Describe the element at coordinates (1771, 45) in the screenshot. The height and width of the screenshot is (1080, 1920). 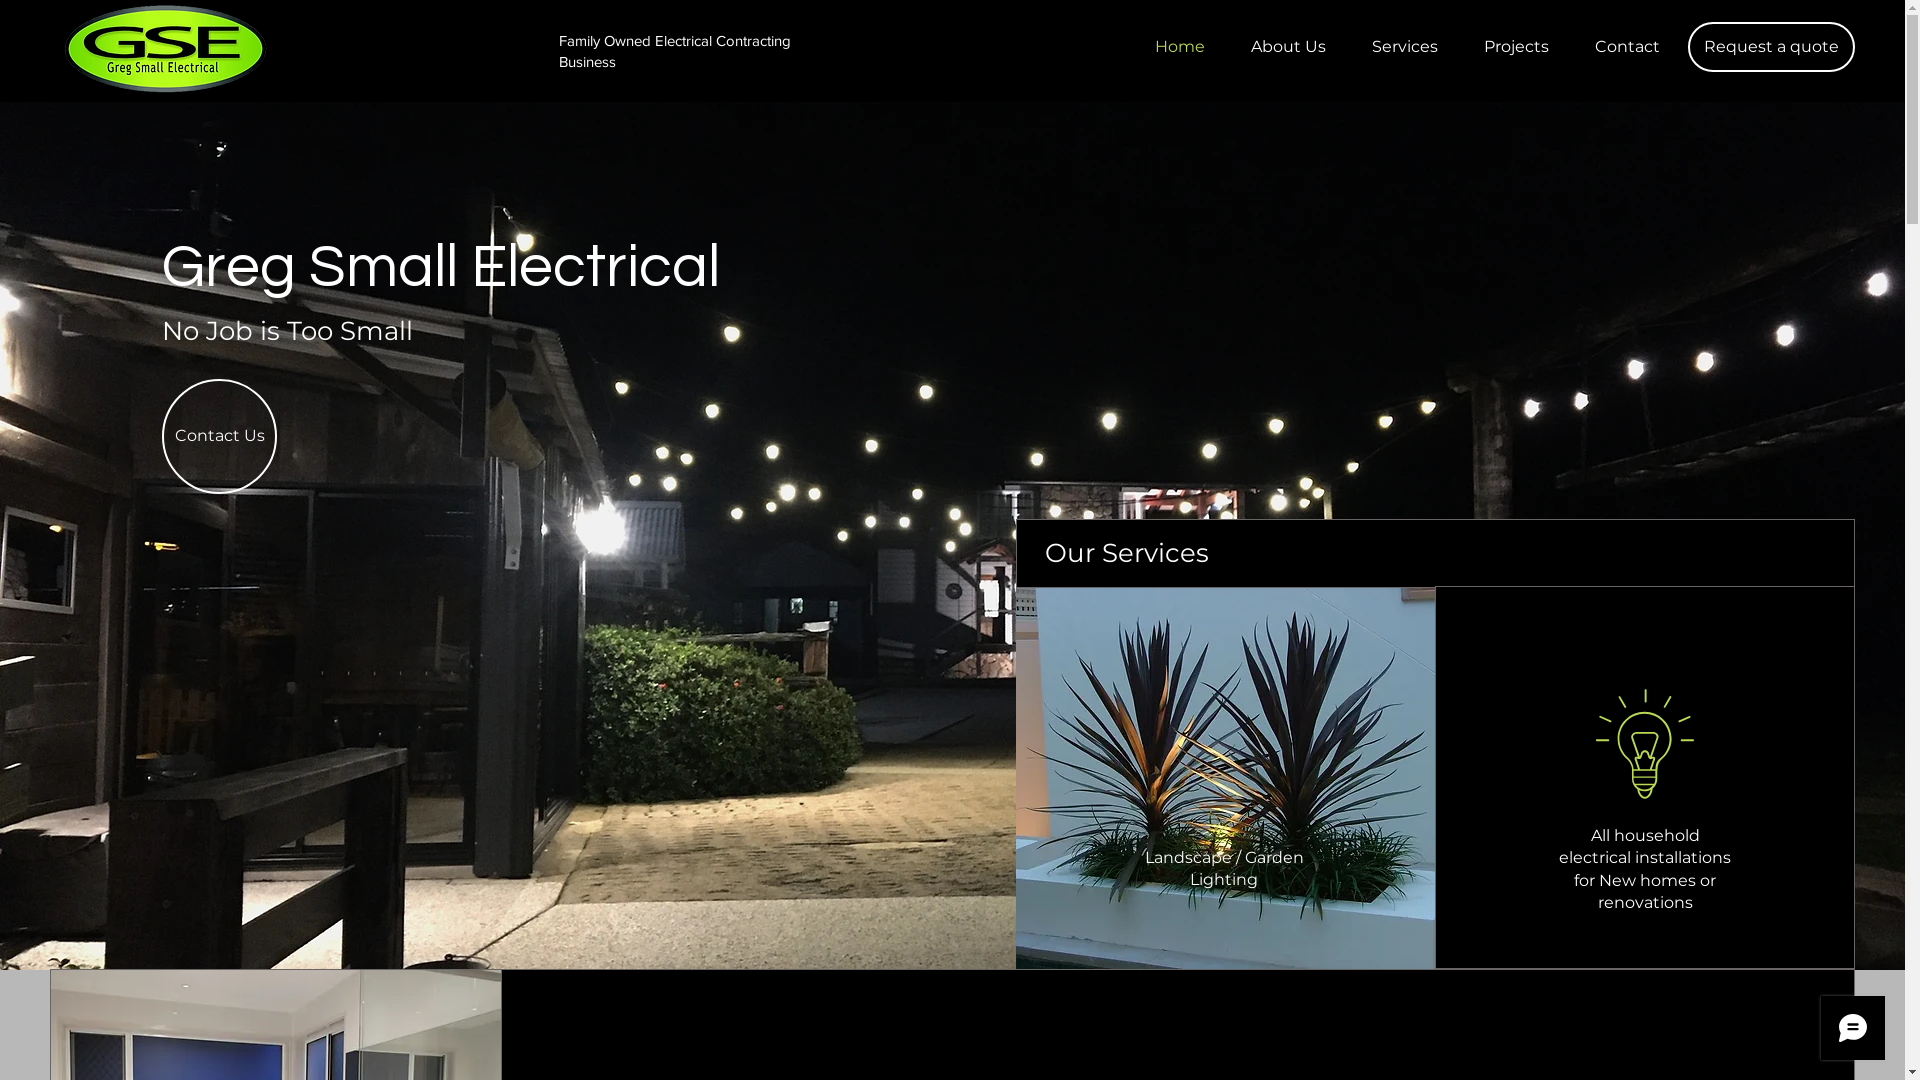
I see `'Request a quote'` at that location.